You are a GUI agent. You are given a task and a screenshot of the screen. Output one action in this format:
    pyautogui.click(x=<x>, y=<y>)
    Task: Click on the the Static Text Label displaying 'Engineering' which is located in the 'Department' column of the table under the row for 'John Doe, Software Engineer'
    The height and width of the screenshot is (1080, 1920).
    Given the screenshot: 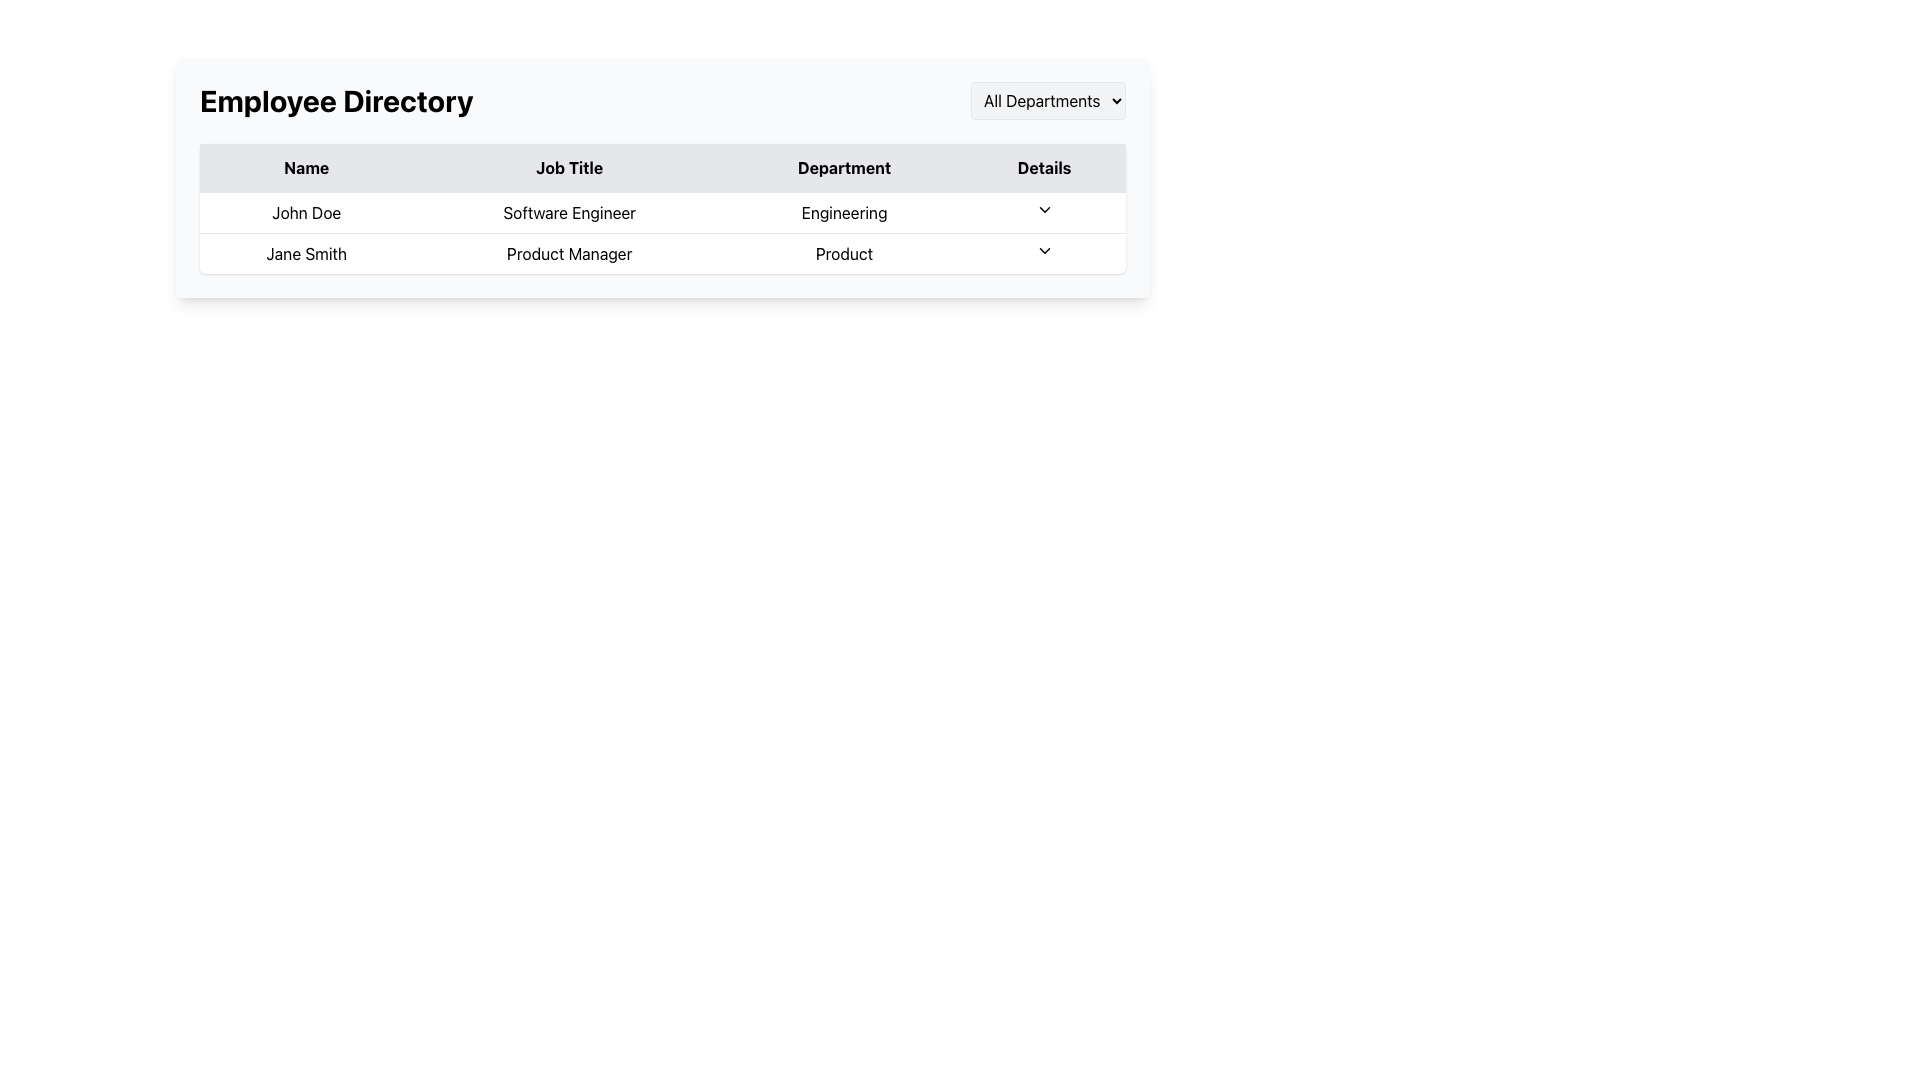 What is the action you would take?
    pyautogui.click(x=844, y=212)
    